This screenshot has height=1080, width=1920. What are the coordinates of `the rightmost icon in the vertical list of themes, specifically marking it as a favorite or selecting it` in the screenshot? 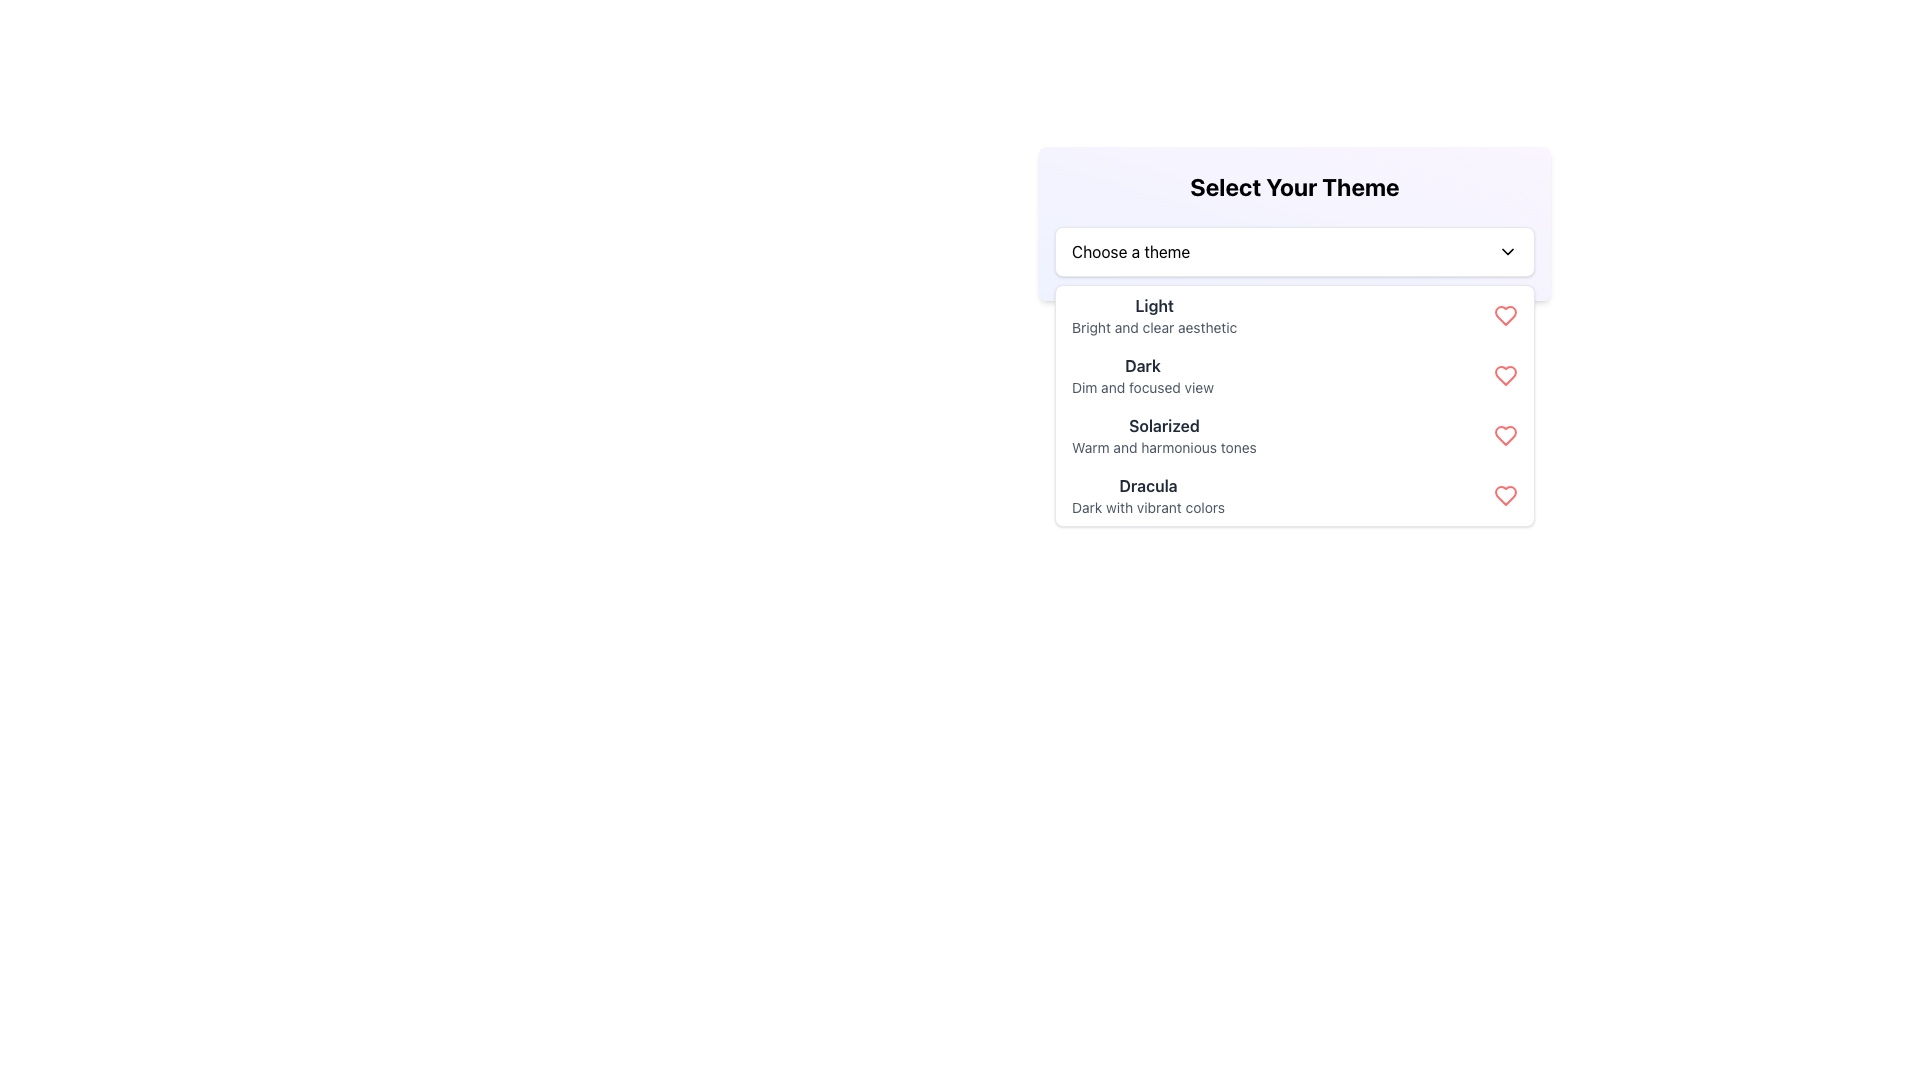 It's located at (1506, 495).